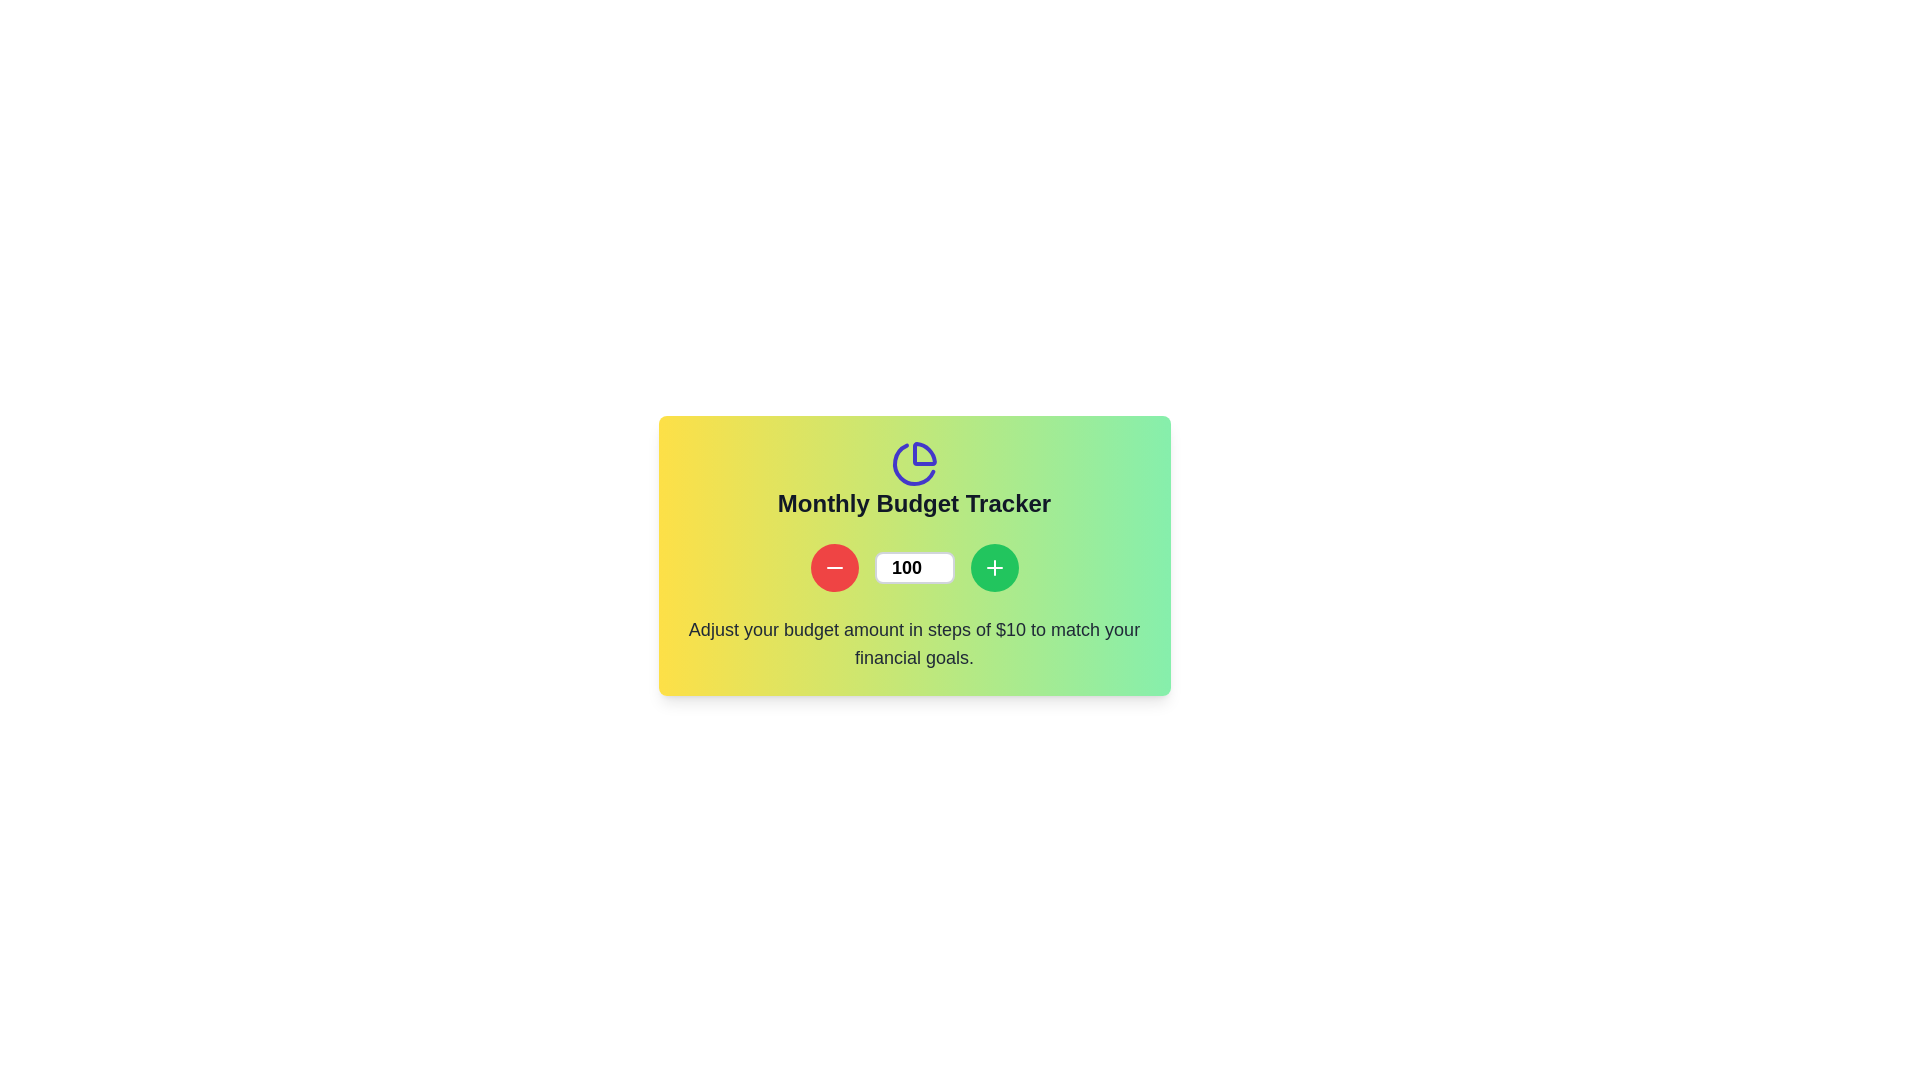  What do you see at coordinates (913, 463) in the screenshot?
I see `the representation of the pie chart icon with a bold blue outline` at bounding box center [913, 463].